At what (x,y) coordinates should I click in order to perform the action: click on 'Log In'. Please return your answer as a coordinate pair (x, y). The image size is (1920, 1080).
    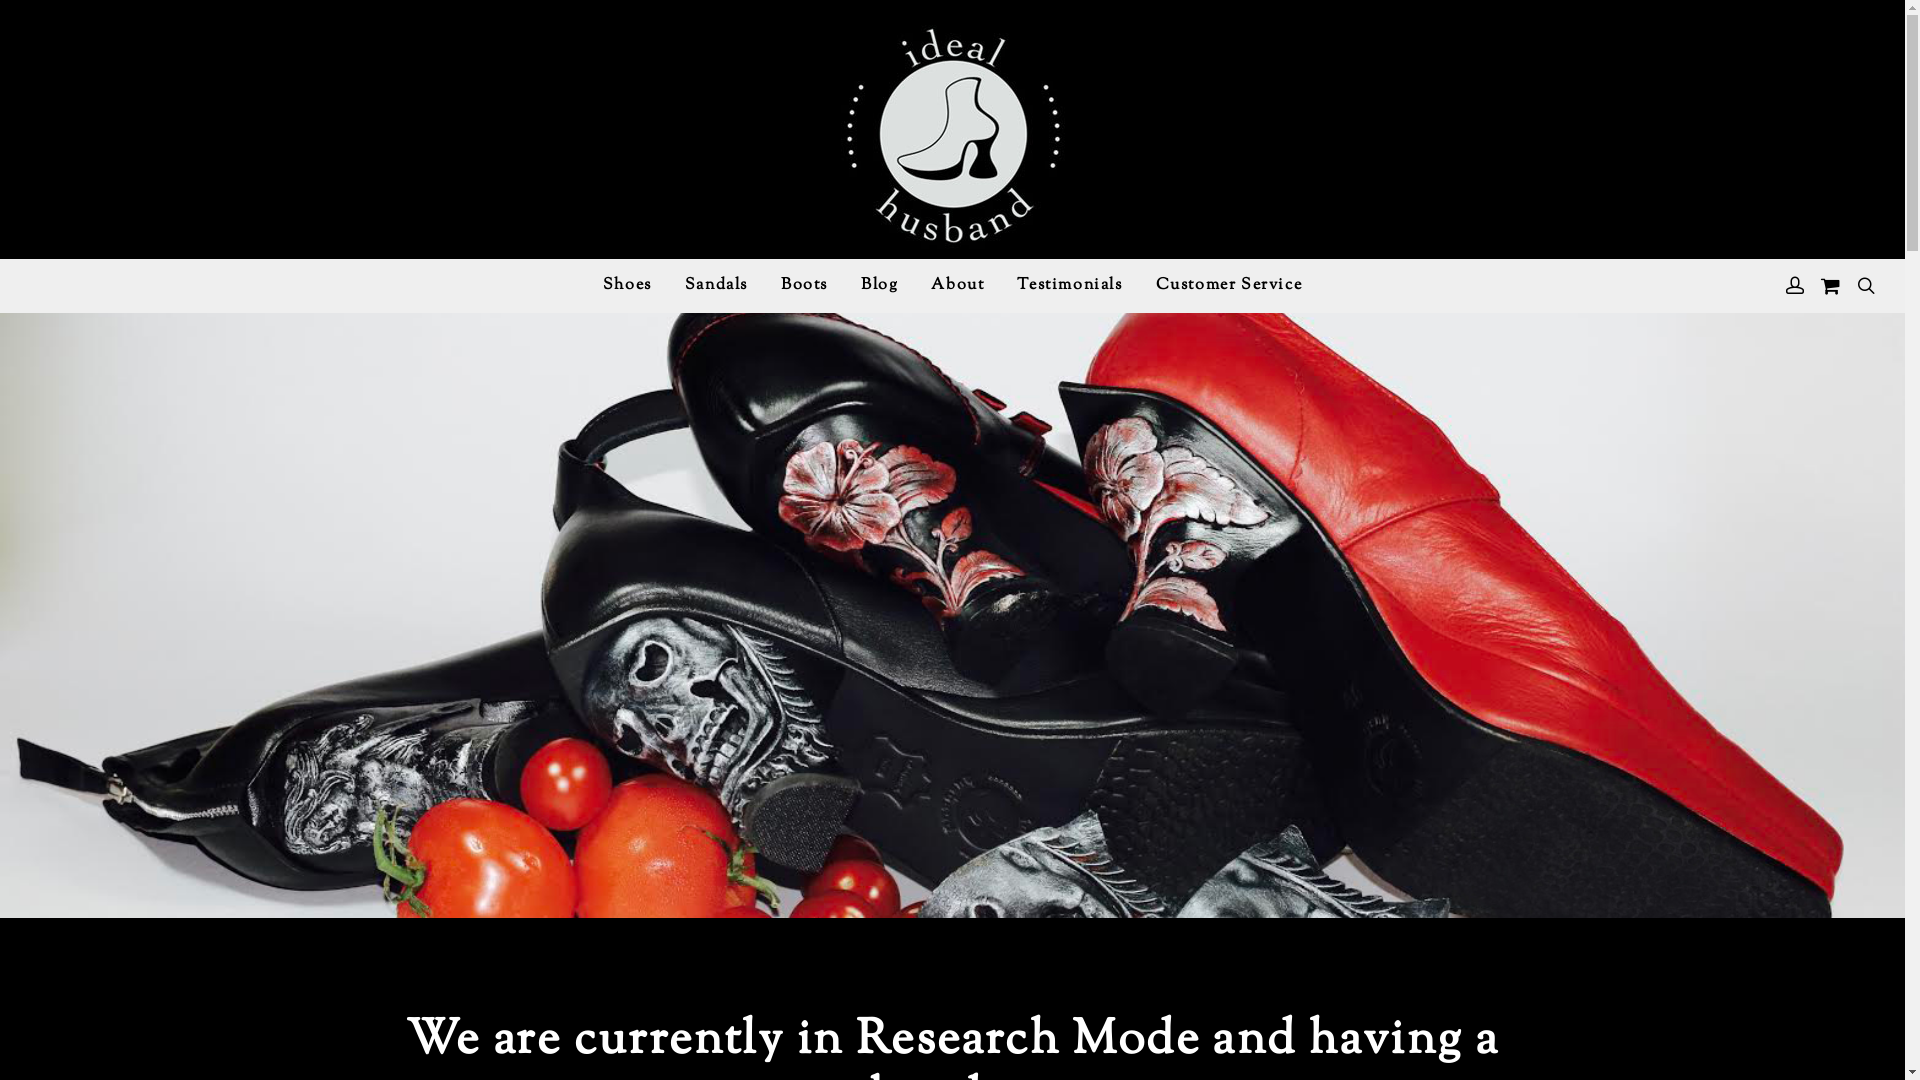
    Looking at the image, I should click on (1664, 604).